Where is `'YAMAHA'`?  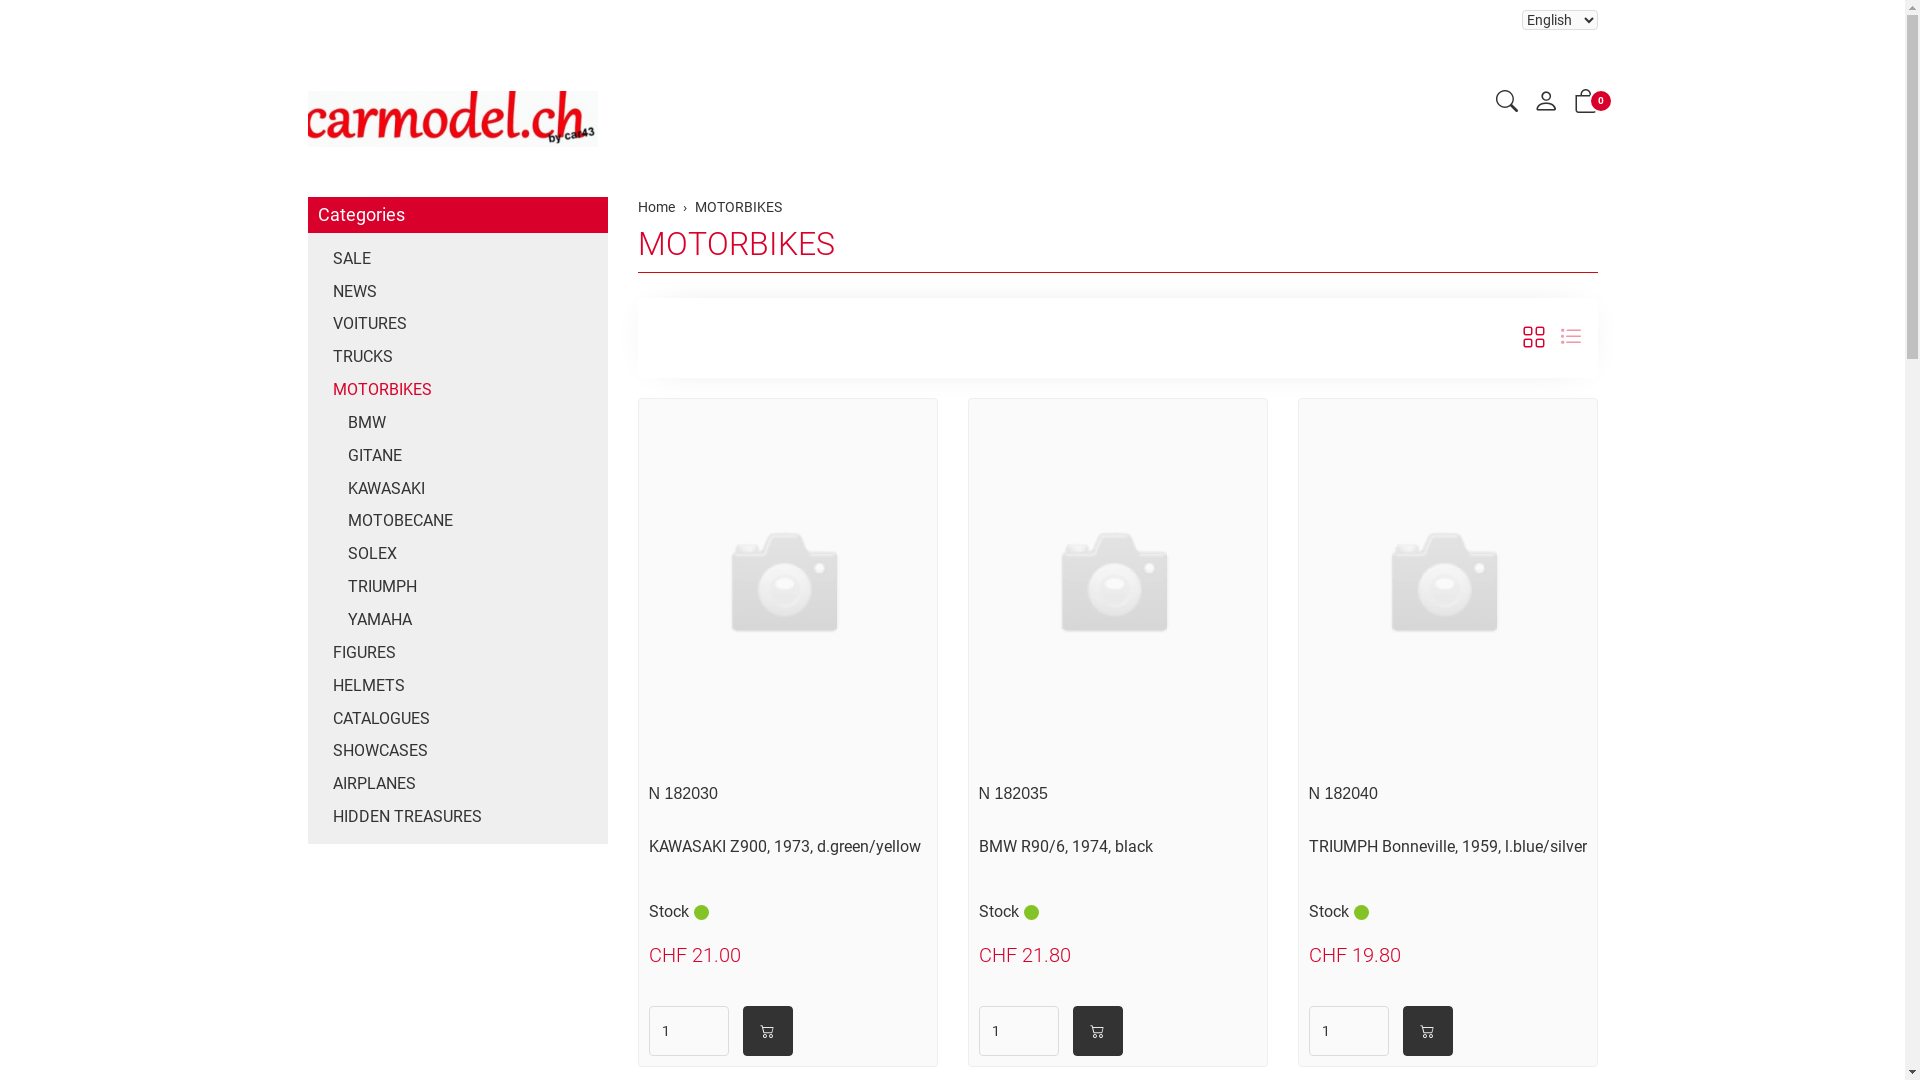 'YAMAHA' is located at coordinates (456, 619).